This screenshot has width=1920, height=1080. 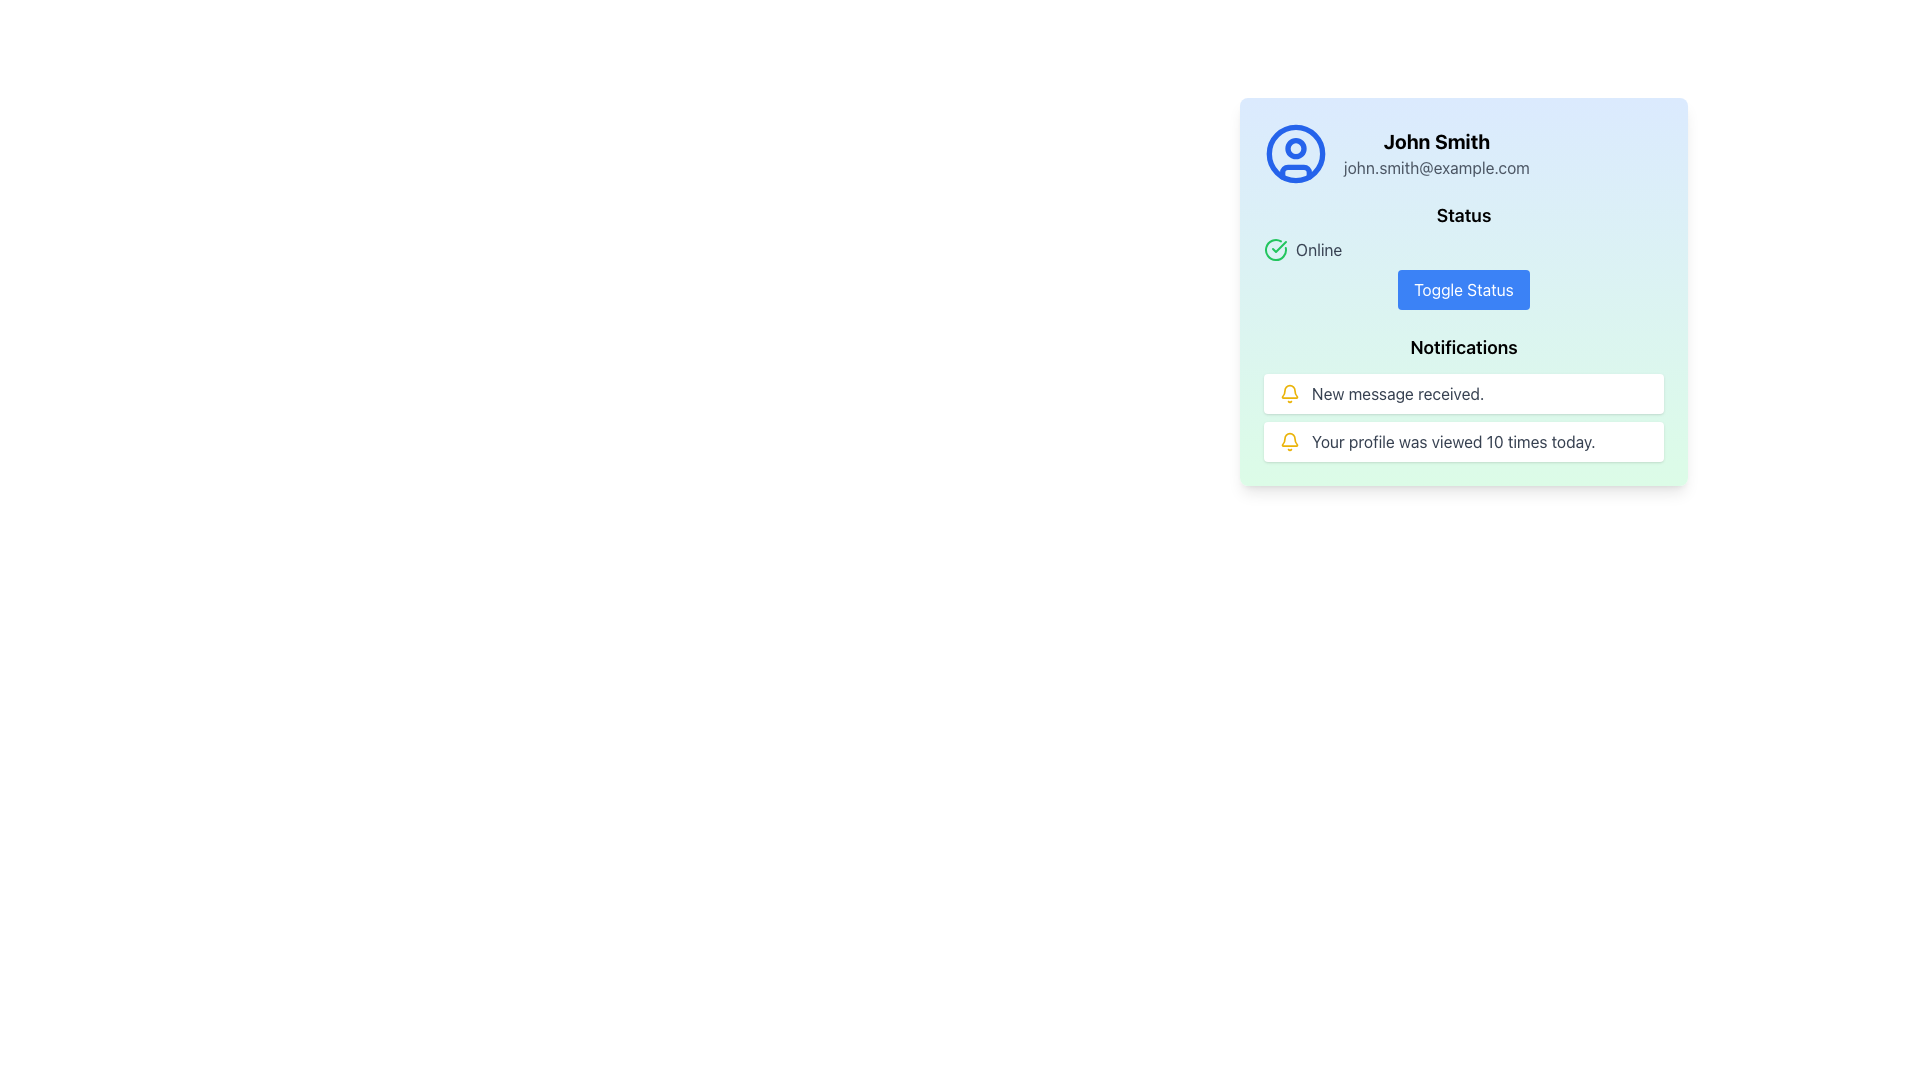 What do you see at coordinates (1453, 441) in the screenshot?
I see `the text label displaying user profile activity, which shows how many times the user's profile has been viewed today` at bounding box center [1453, 441].